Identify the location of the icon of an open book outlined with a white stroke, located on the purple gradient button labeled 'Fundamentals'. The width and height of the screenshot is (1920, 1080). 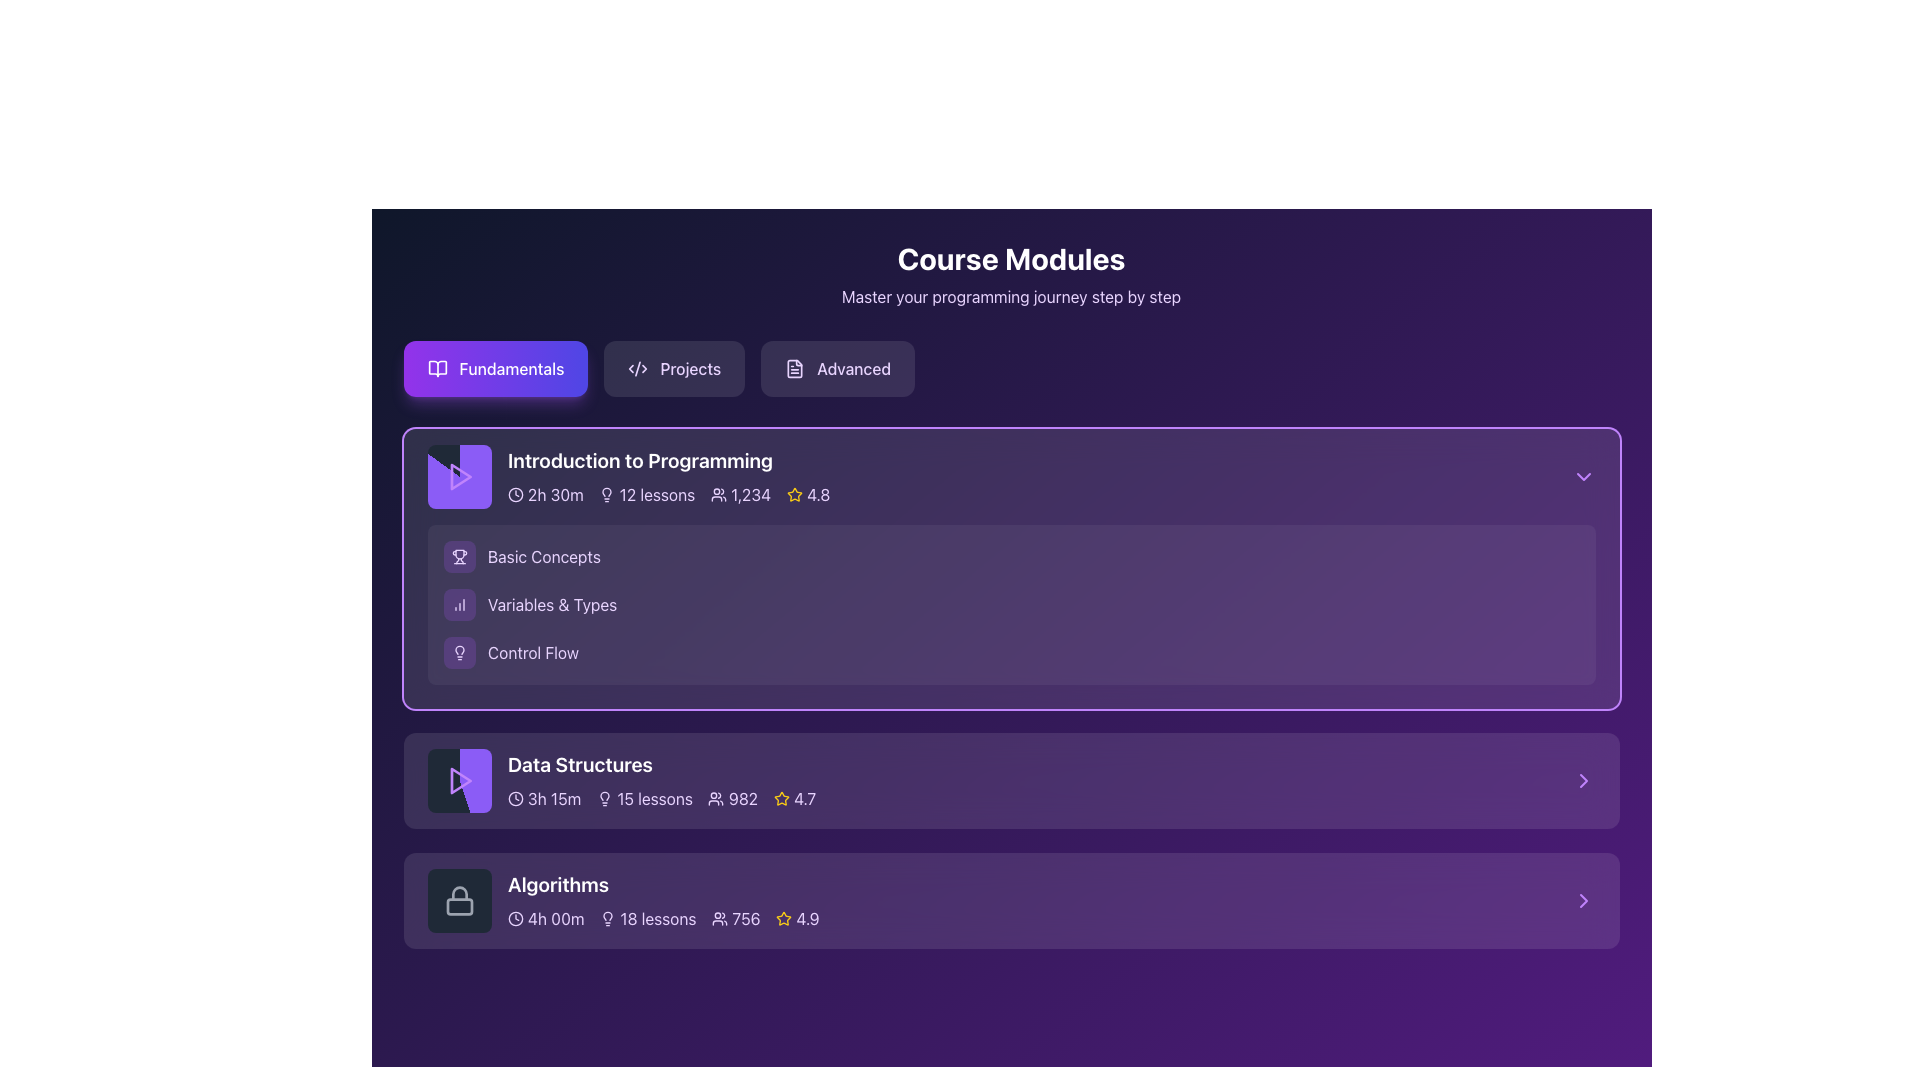
(436, 369).